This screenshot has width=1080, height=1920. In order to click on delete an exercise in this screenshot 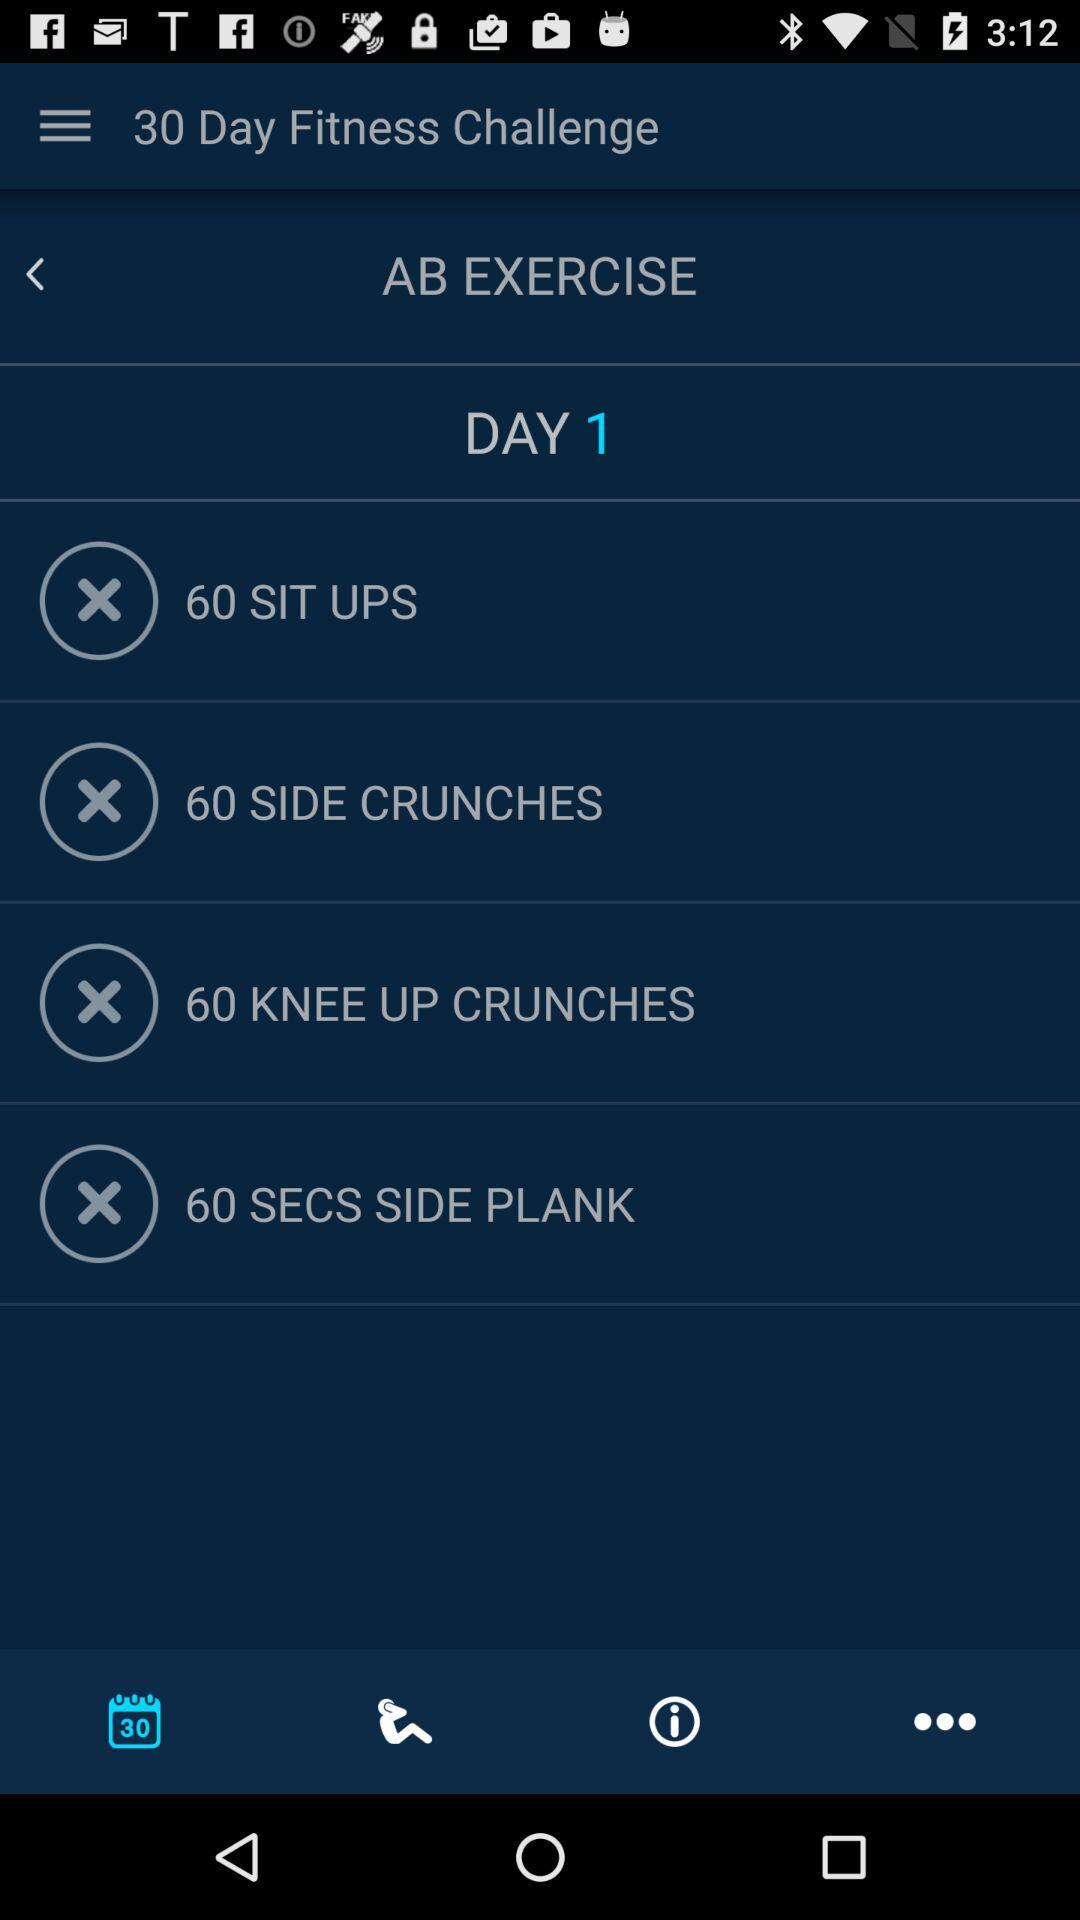, I will do `click(99, 599)`.